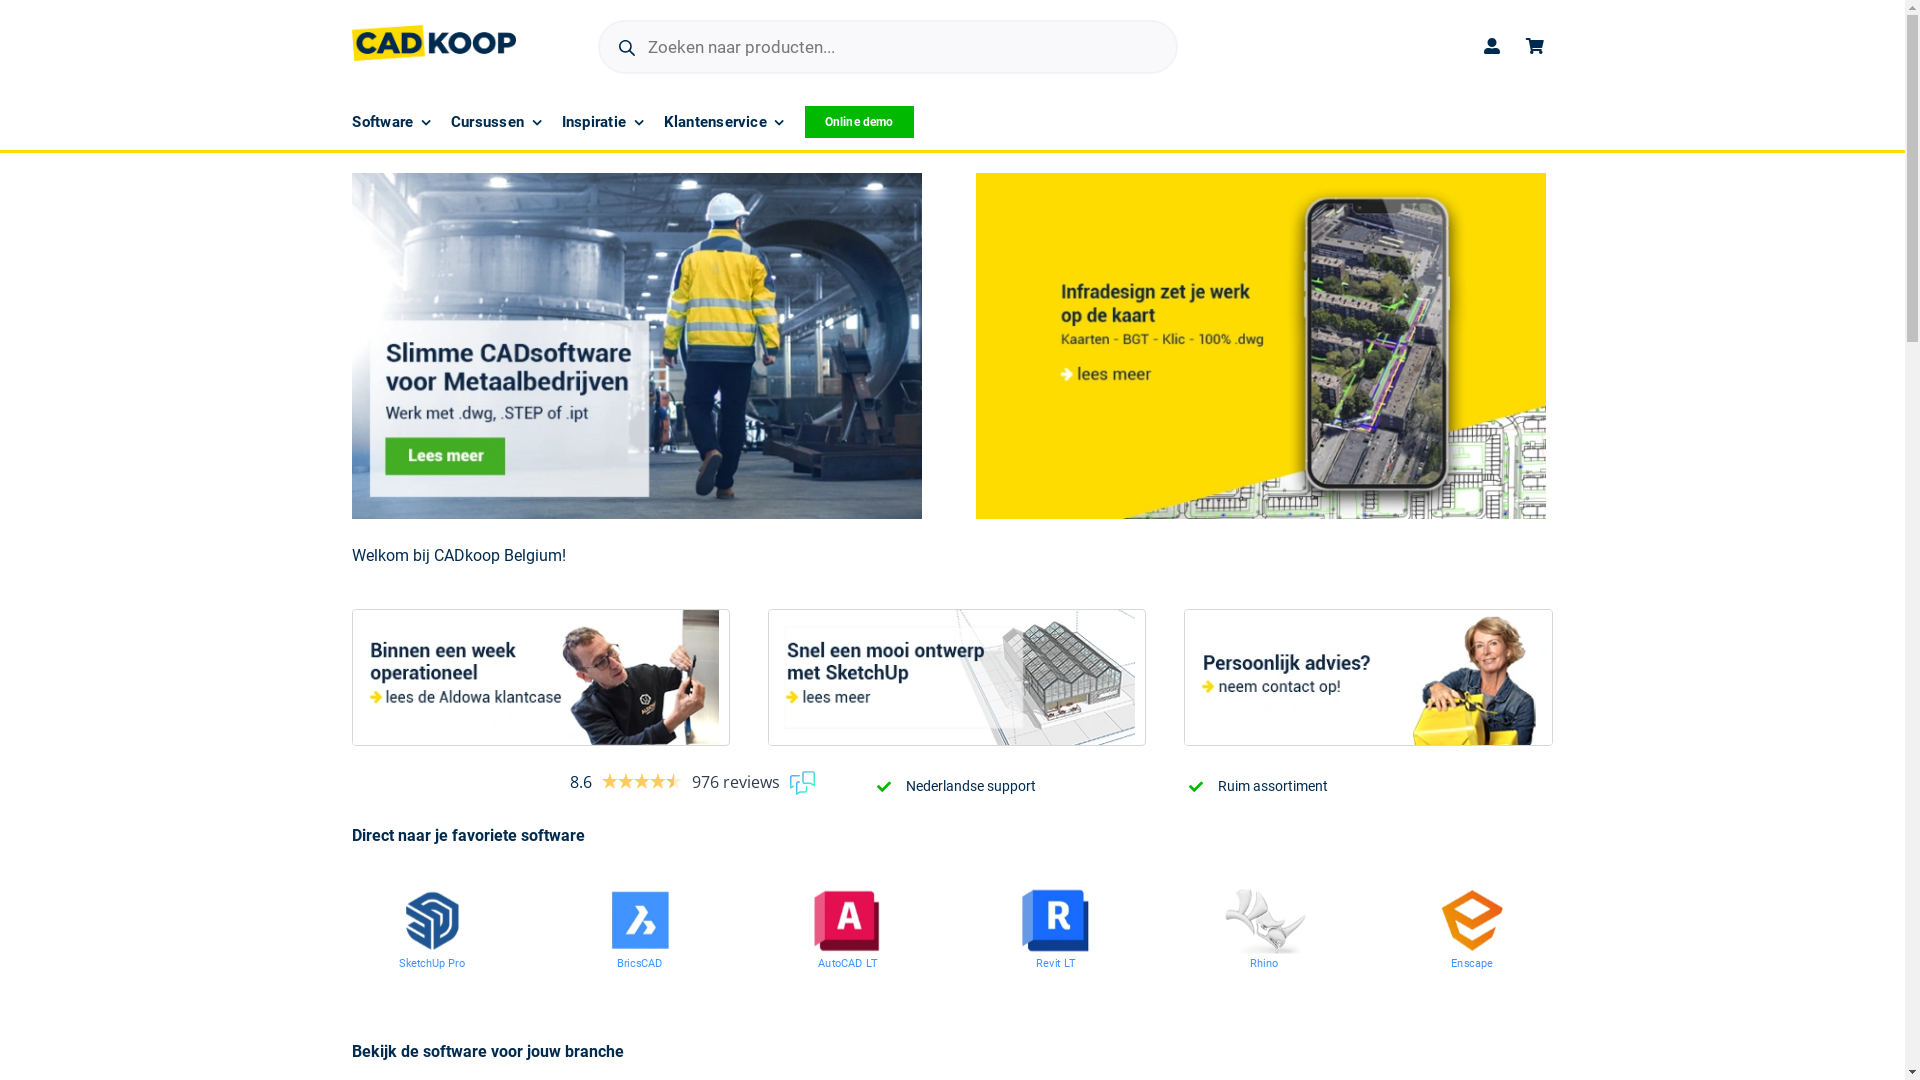 The image size is (1920, 1080). Describe the element at coordinates (496, 122) in the screenshot. I see `'Cursussen'` at that location.